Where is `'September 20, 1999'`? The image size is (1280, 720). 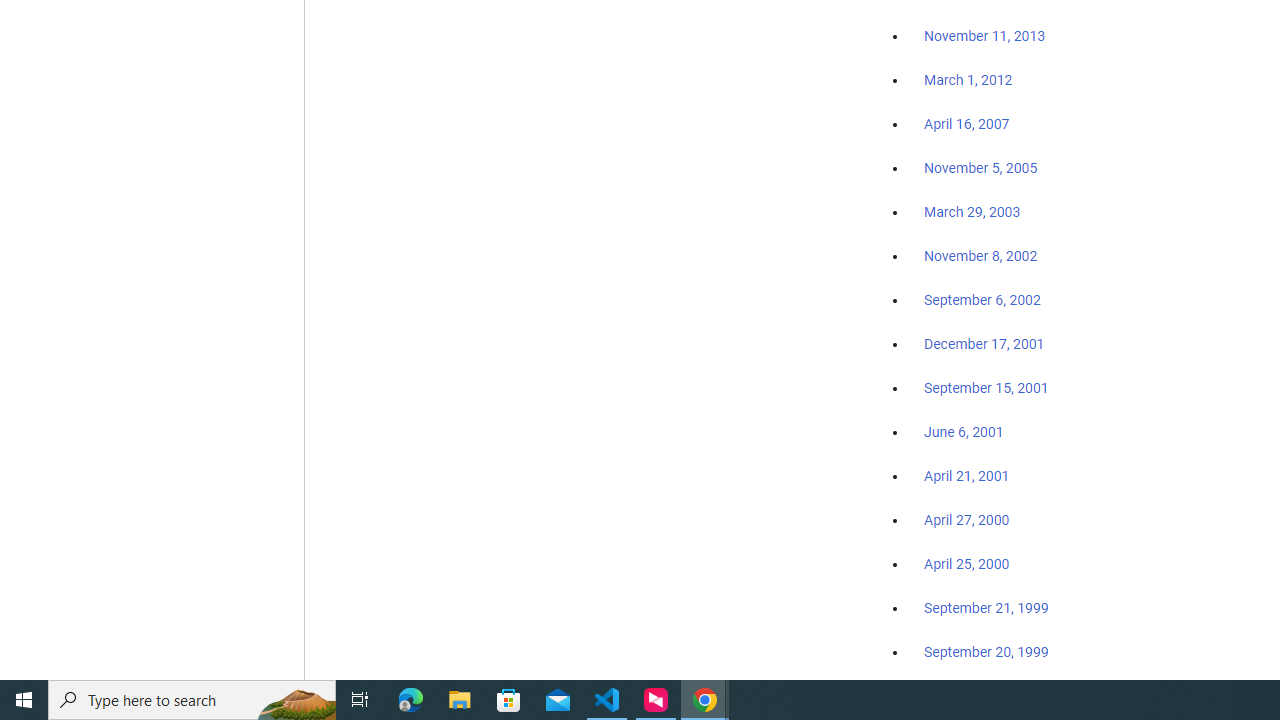
'September 20, 1999' is located at coordinates (986, 651).